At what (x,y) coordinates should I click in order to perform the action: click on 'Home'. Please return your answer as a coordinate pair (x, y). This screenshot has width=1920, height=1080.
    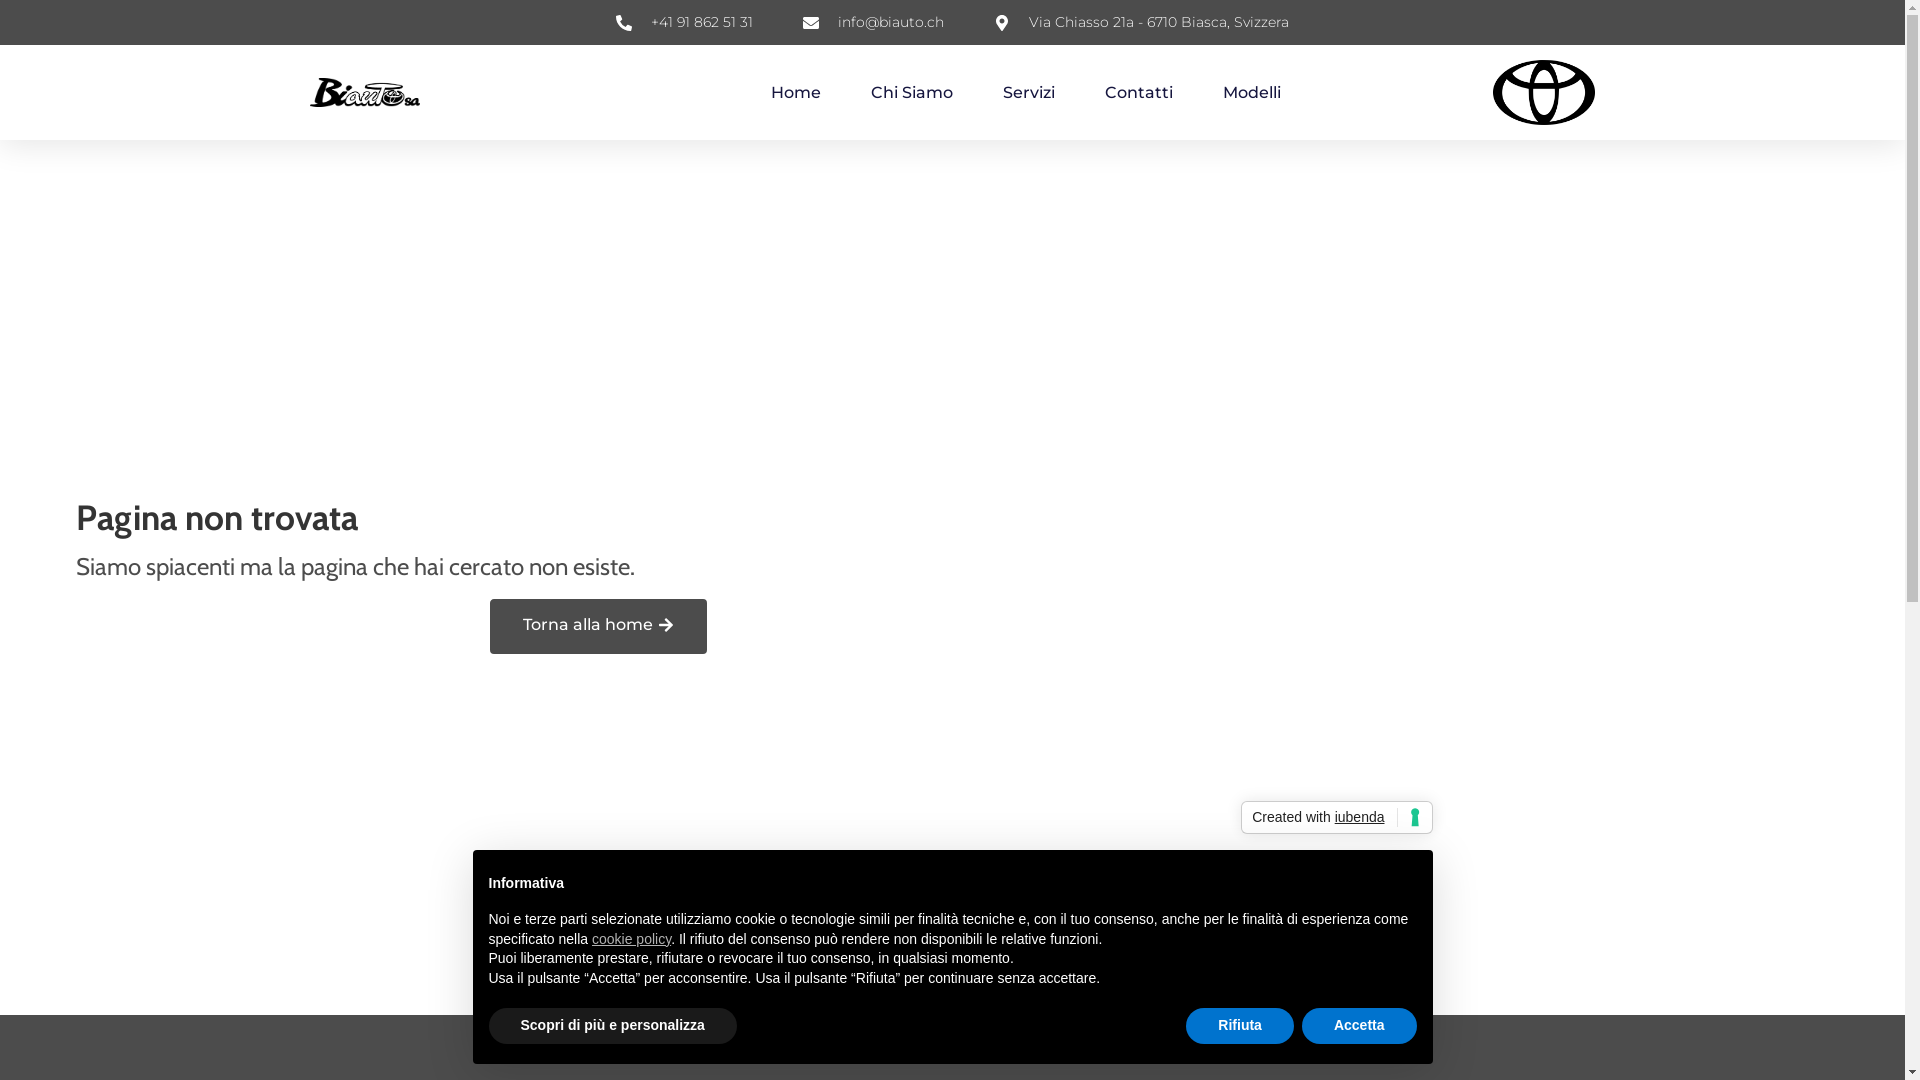
    Looking at the image, I should click on (795, 92).